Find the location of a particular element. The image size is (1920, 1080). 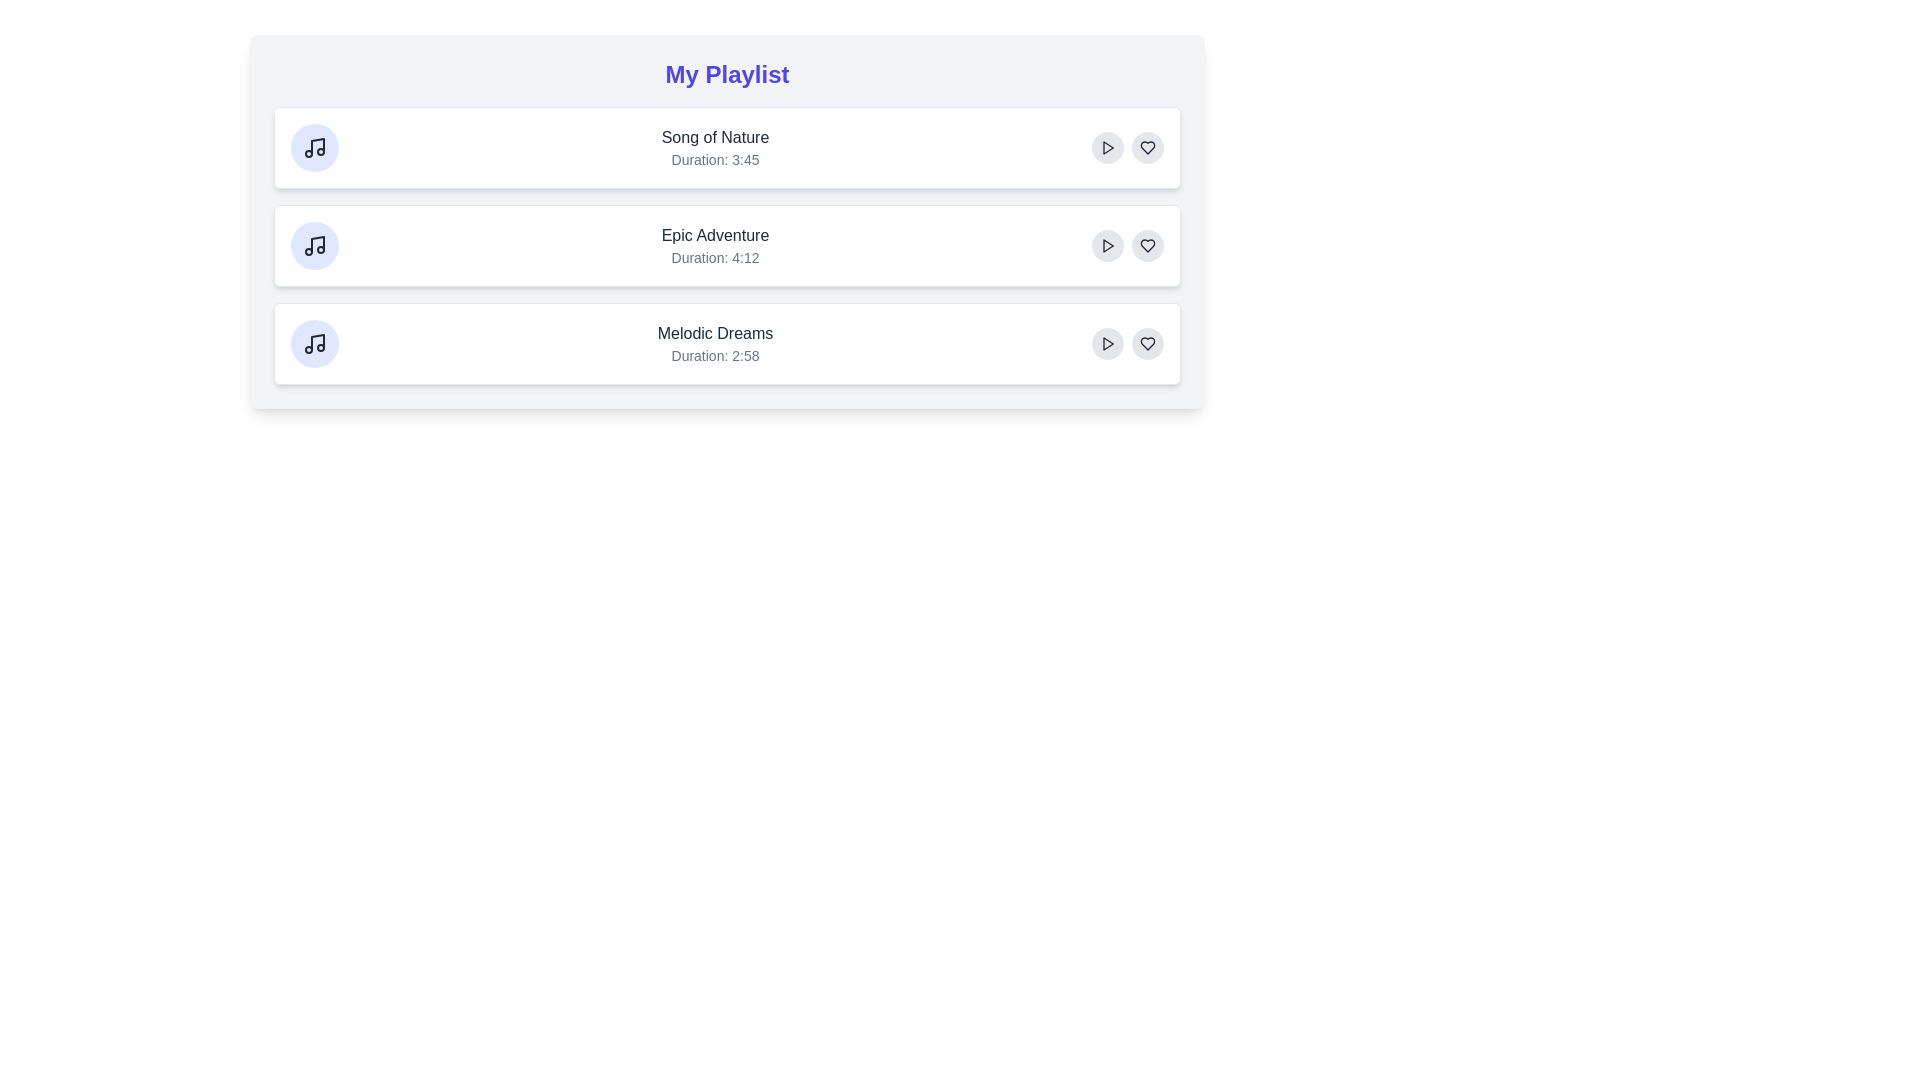

the play button of the Epic Adventure track is located at coordinates (1107, 245).